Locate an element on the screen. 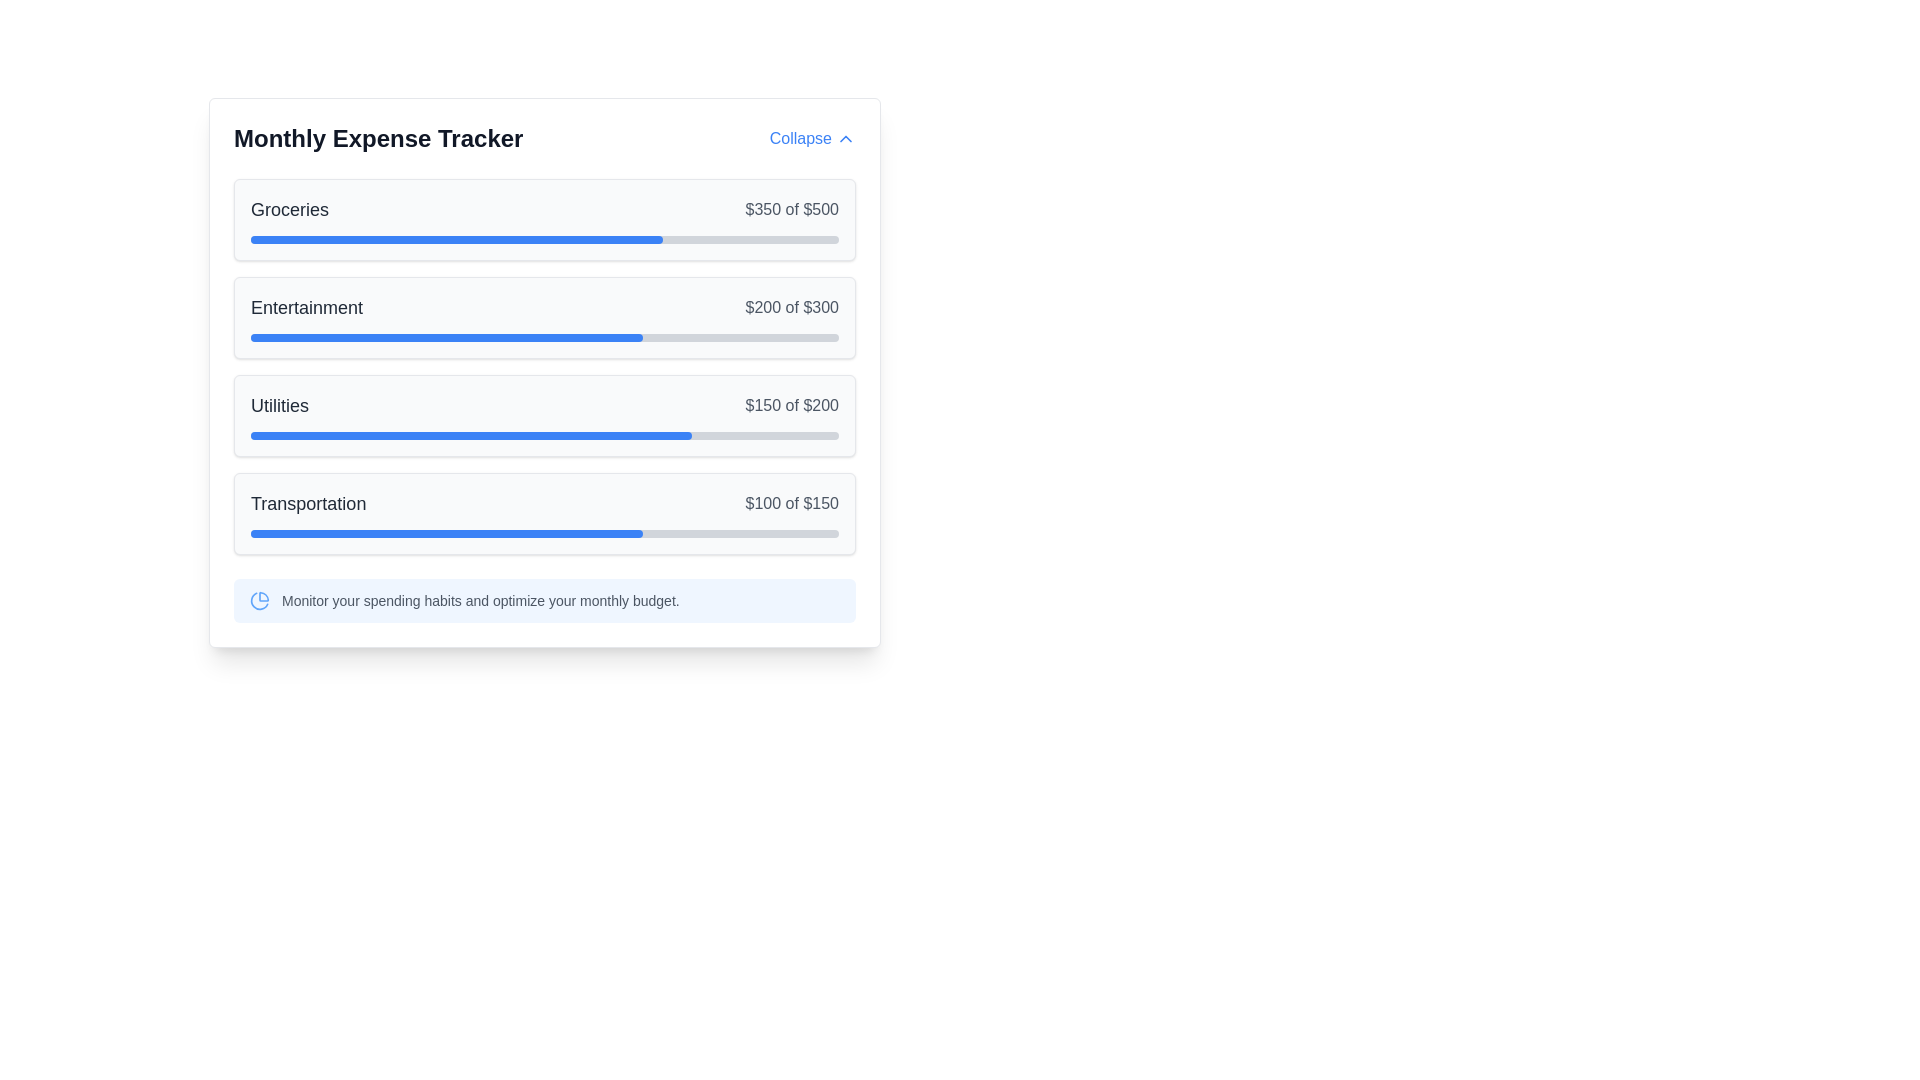 This screenshot has height=1080, width=1920. the decorative icon in the bottom-left section of the interface that represents data visualization or statistics is located at coordinates (258, 600).